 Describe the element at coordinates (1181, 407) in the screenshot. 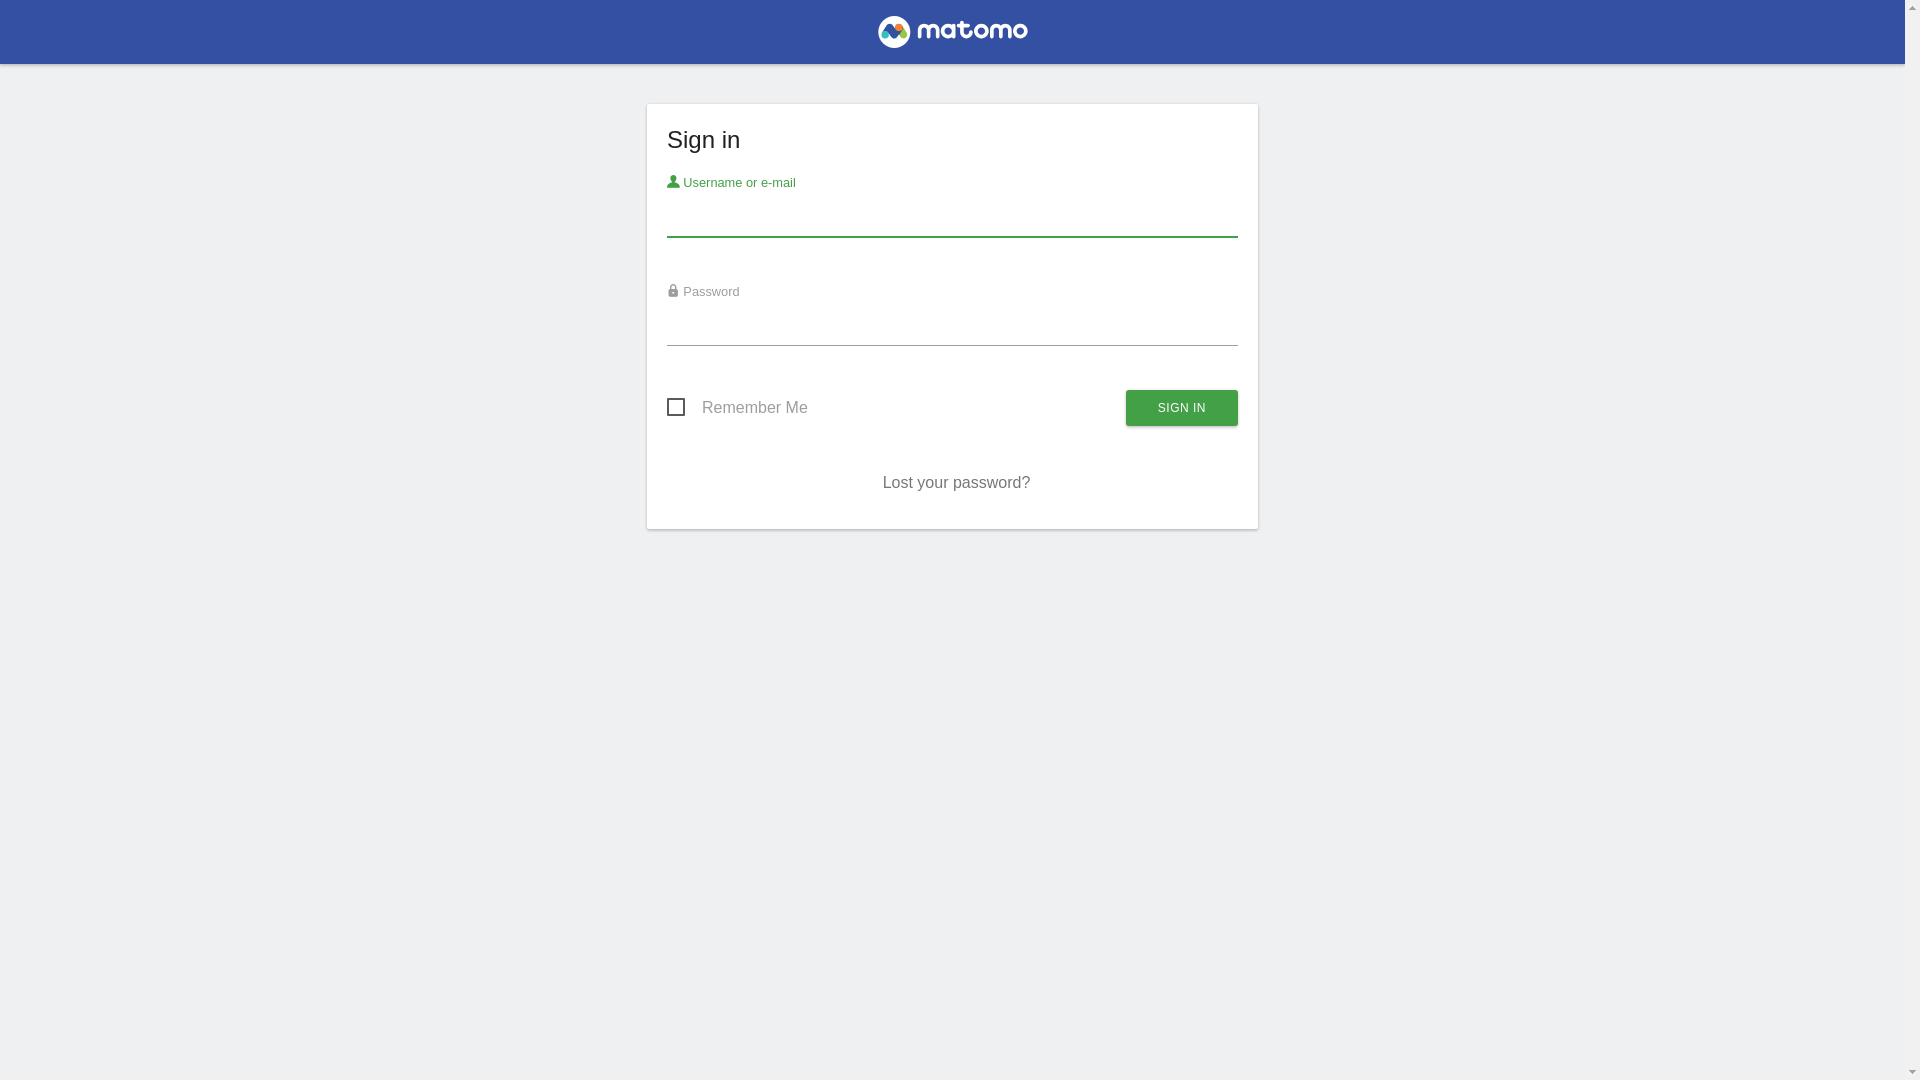

I see `'Sign in'` at that location.